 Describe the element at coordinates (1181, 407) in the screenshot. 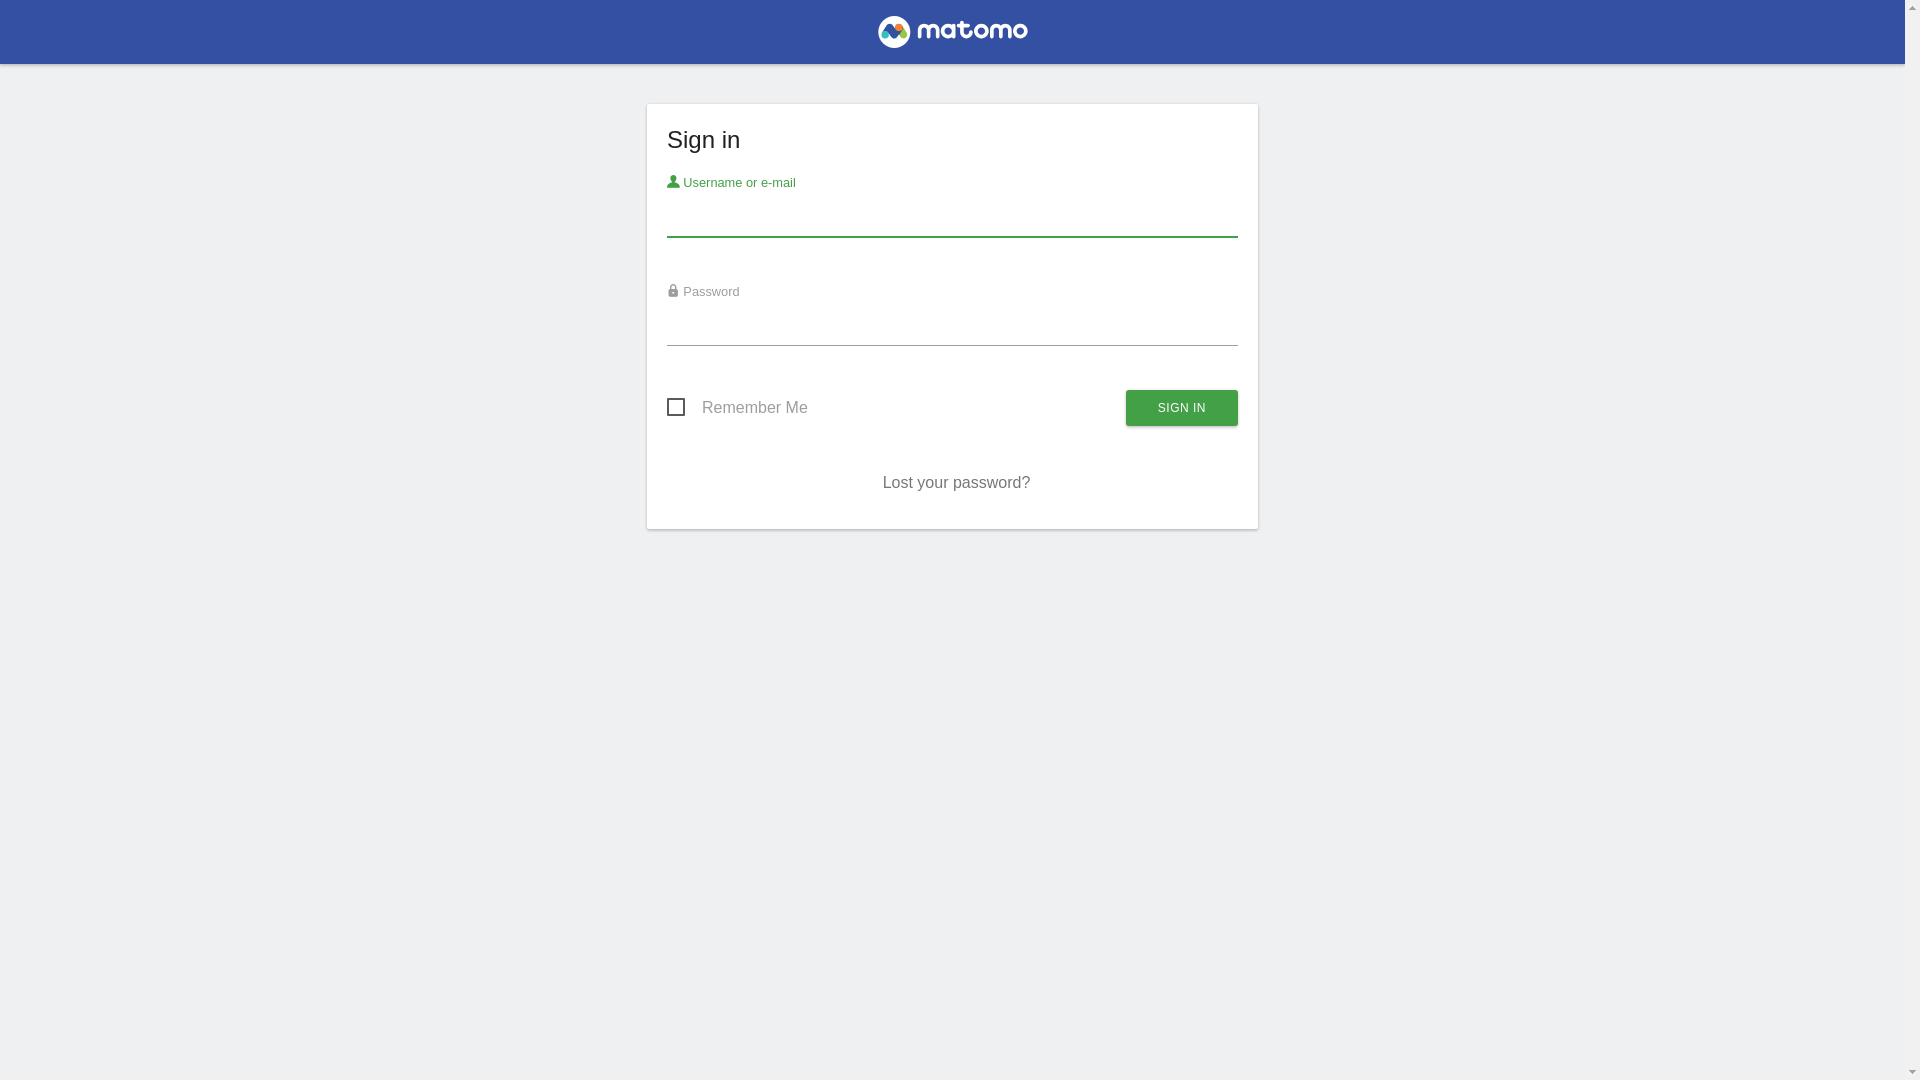

I see `'Sign in'` at that location.